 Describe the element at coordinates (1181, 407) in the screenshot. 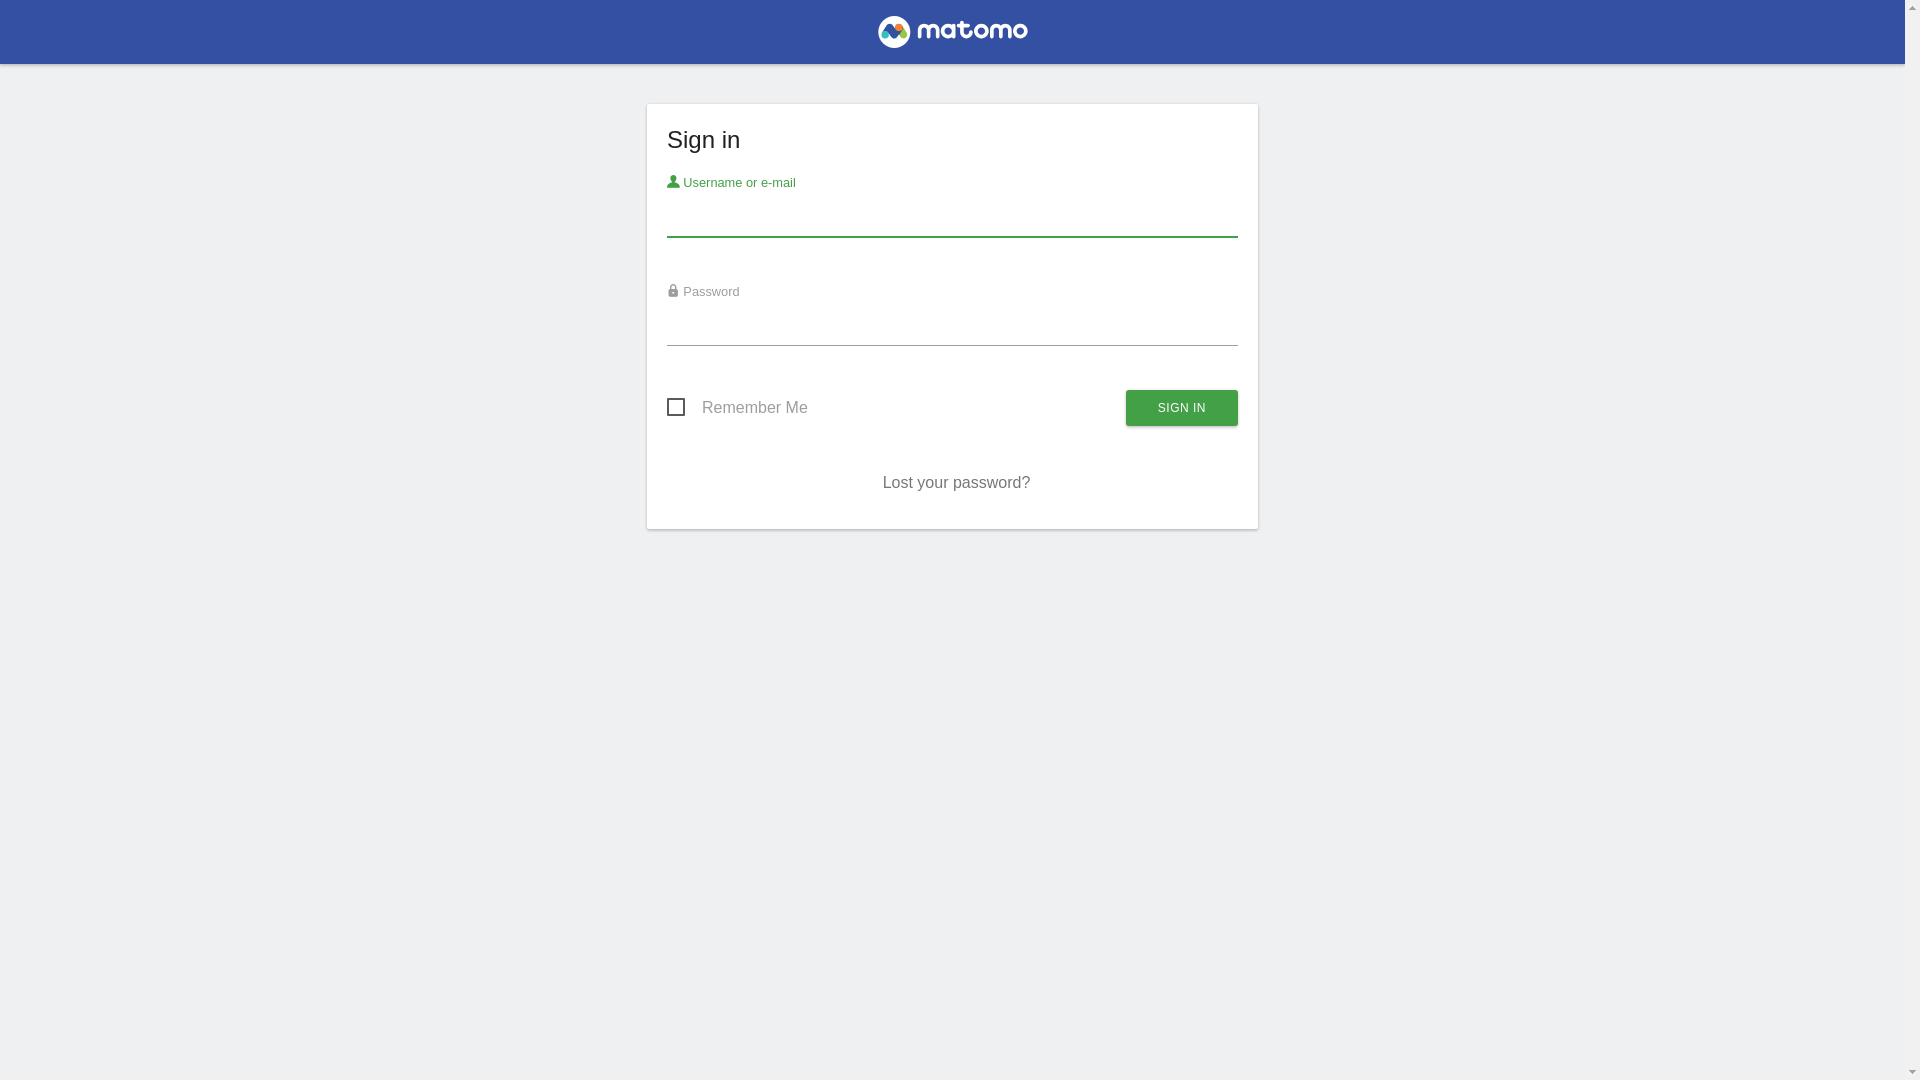

I see `'Sign in'` at that location.